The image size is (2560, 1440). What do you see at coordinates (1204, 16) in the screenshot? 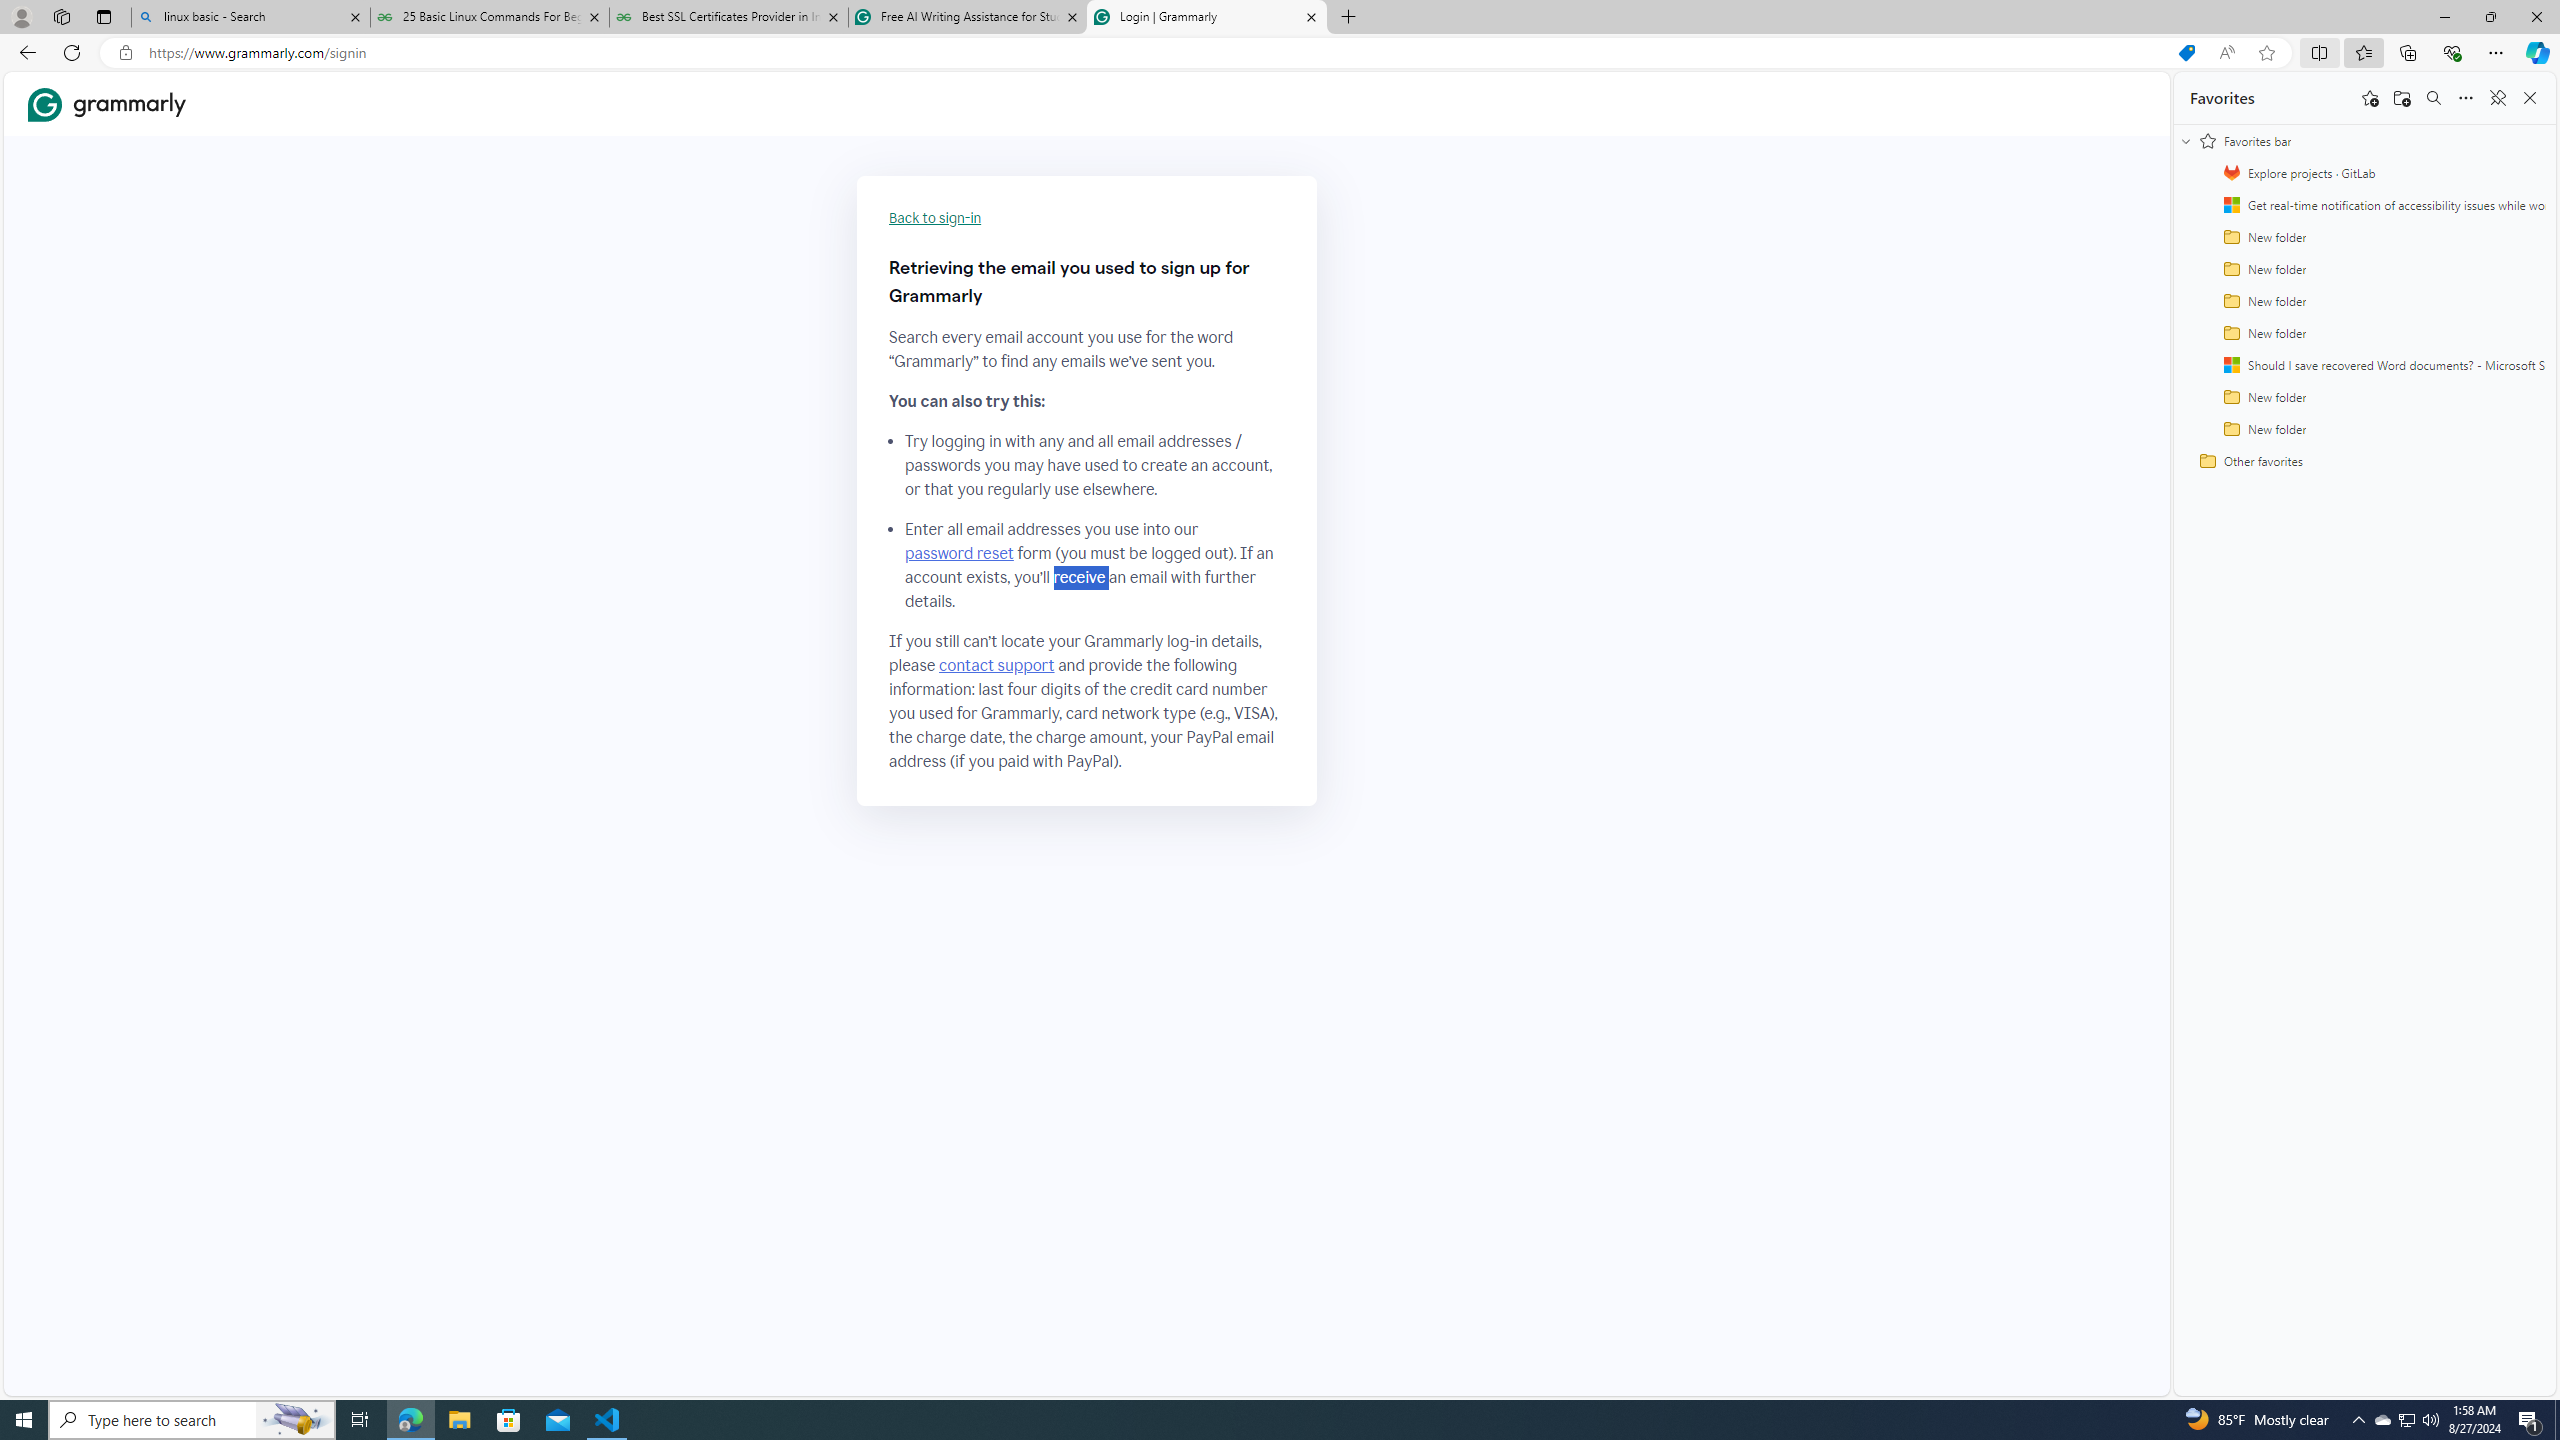
I see `'Login | Grammarly'` at bounding box center [1204, 16].